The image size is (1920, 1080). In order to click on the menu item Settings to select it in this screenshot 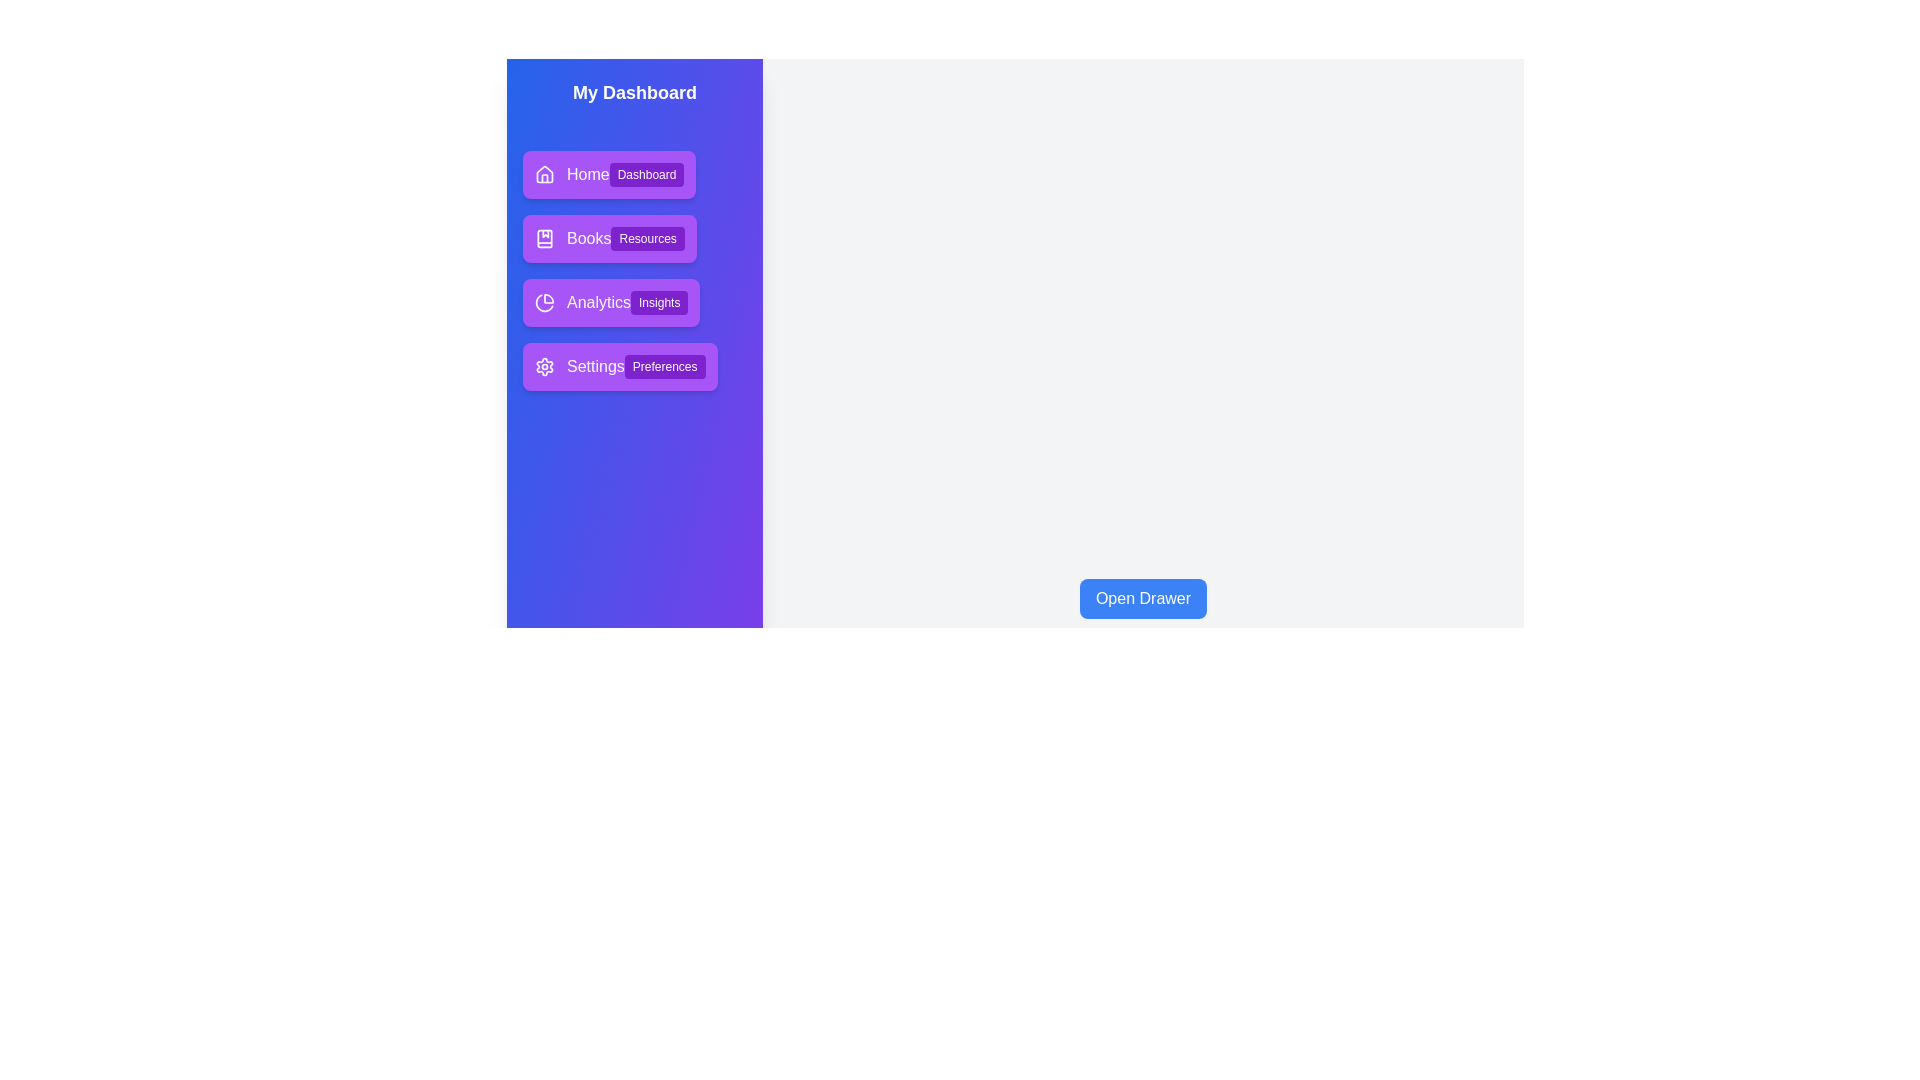, I will do `click(619, 366)`.